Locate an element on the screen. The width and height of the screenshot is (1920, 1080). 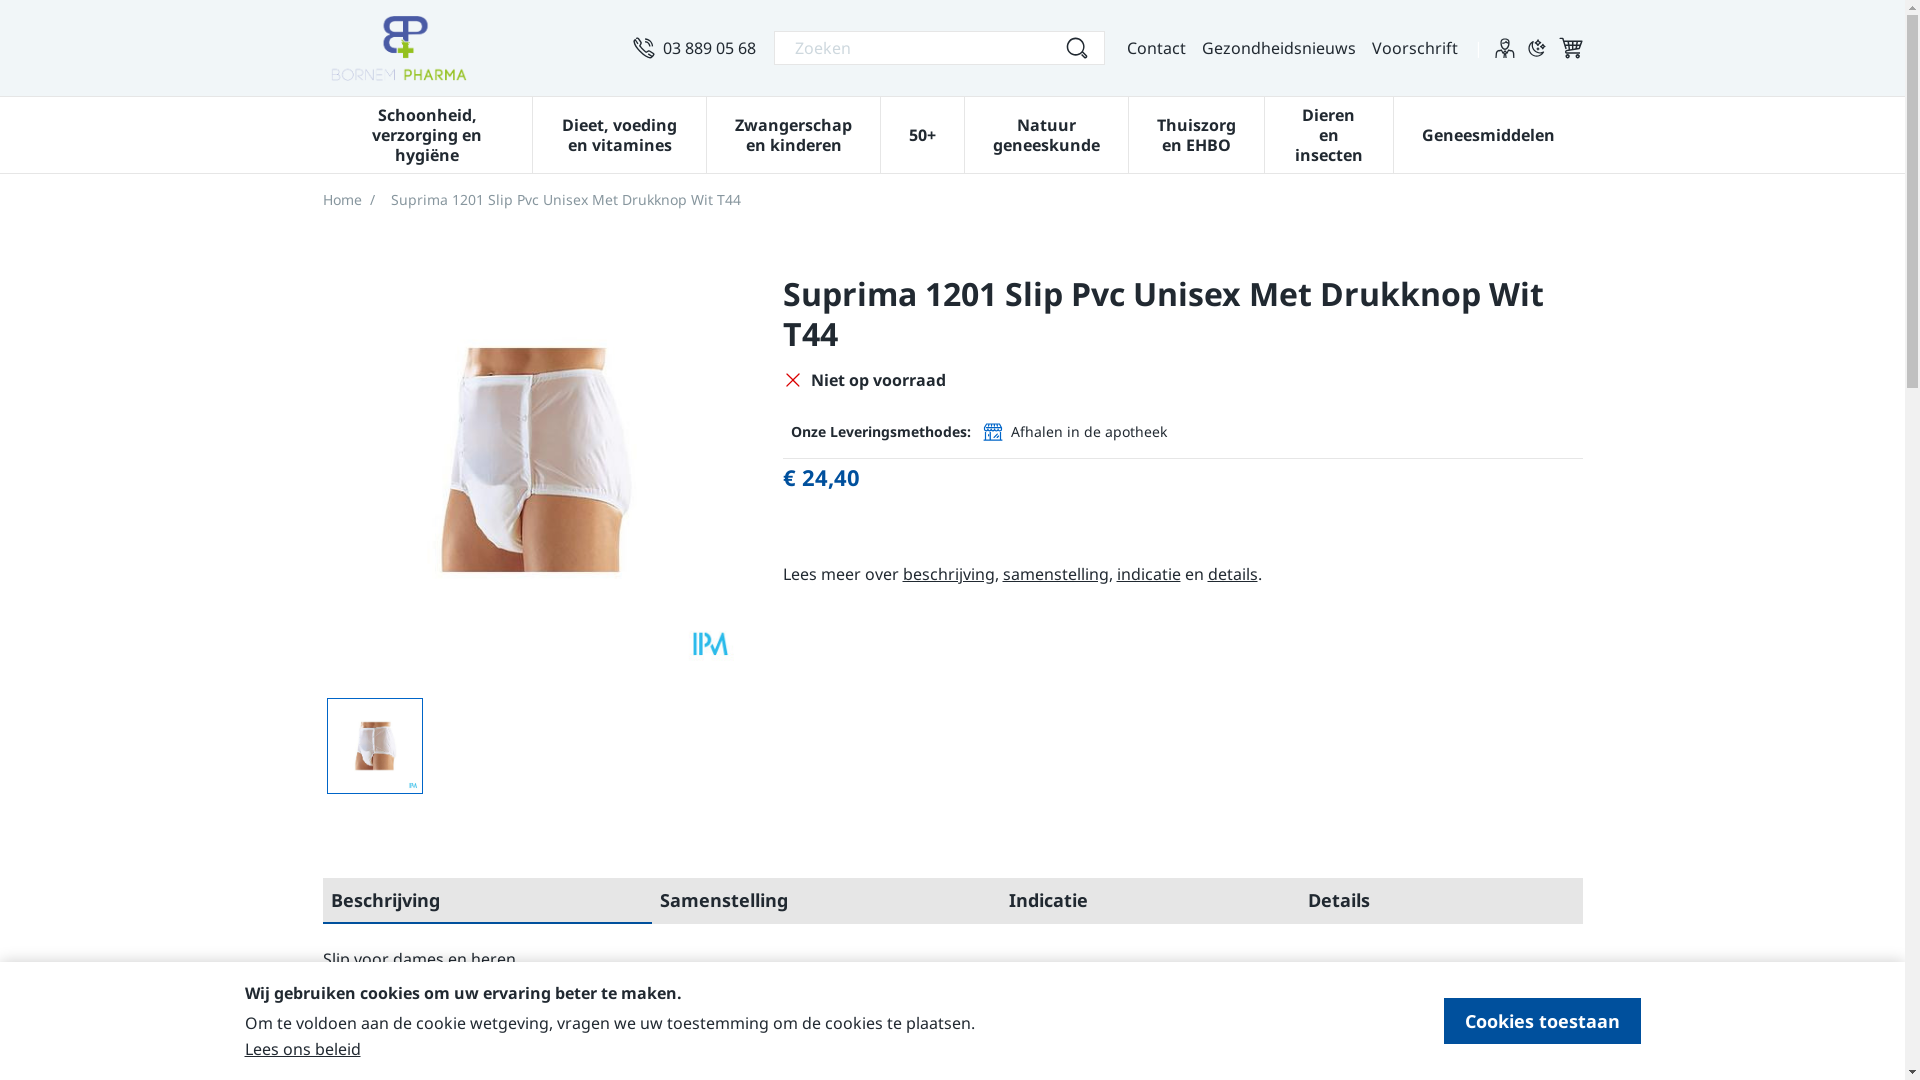
'Klant menu' is located at coordinates (1503, 46).